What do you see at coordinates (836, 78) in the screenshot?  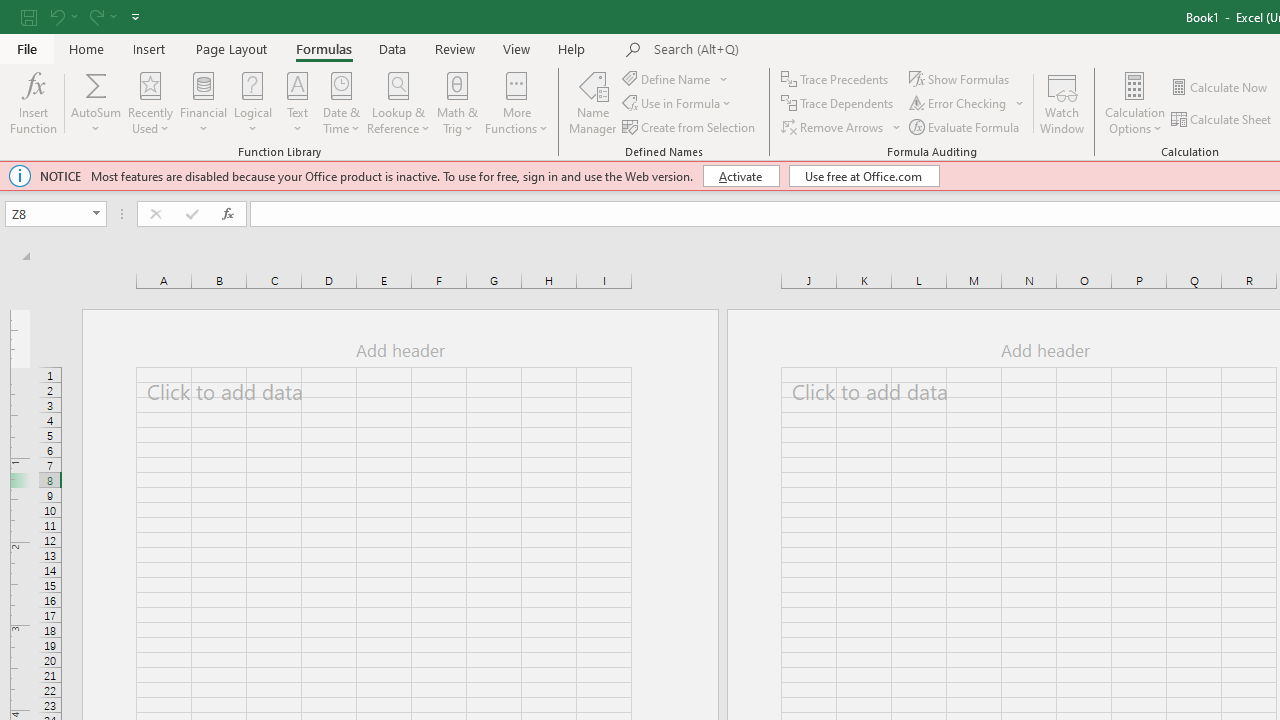 I see `'Trace Precedents'` at bounding box center [836, 78].